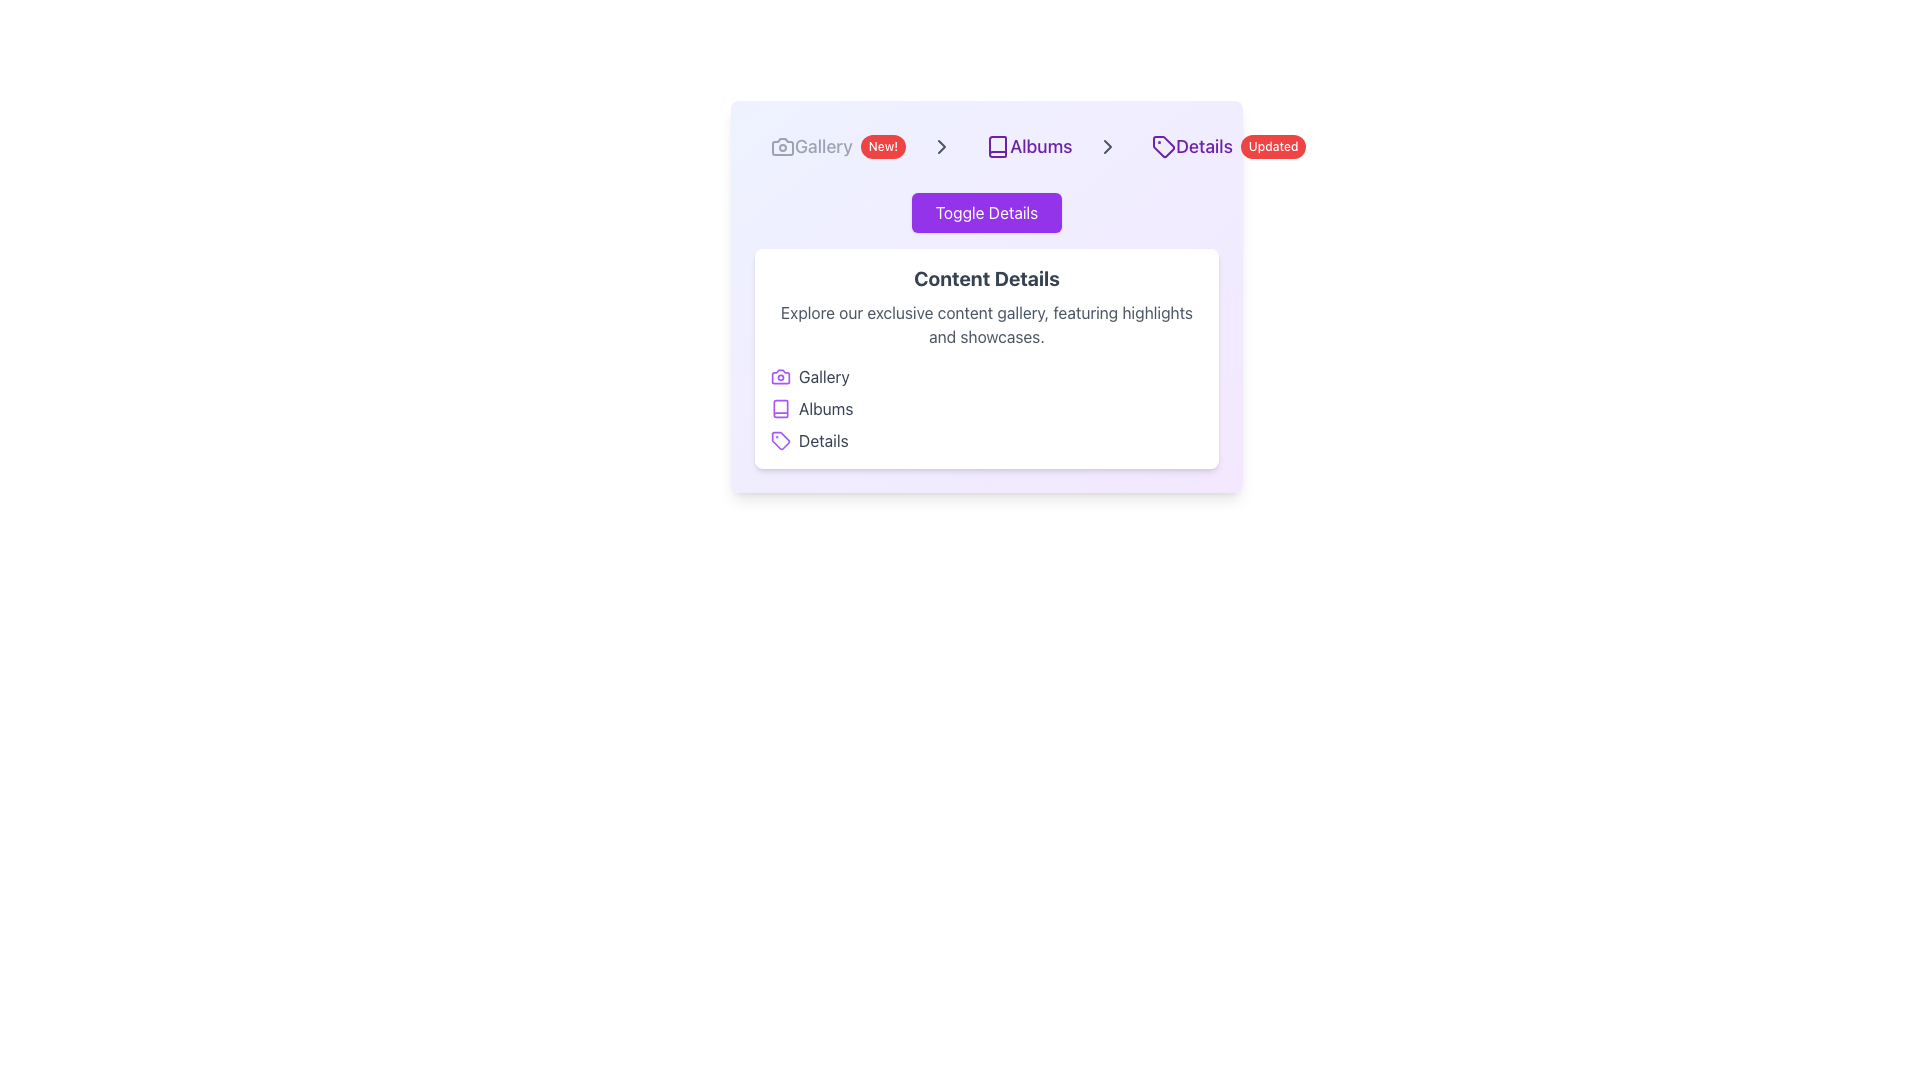 This screenshot has height=1080, width=1920. I want to click on the Chevron Icon located to the right of the 'Gallery' tab, next to the 'New!' badge, so click(941, 145).